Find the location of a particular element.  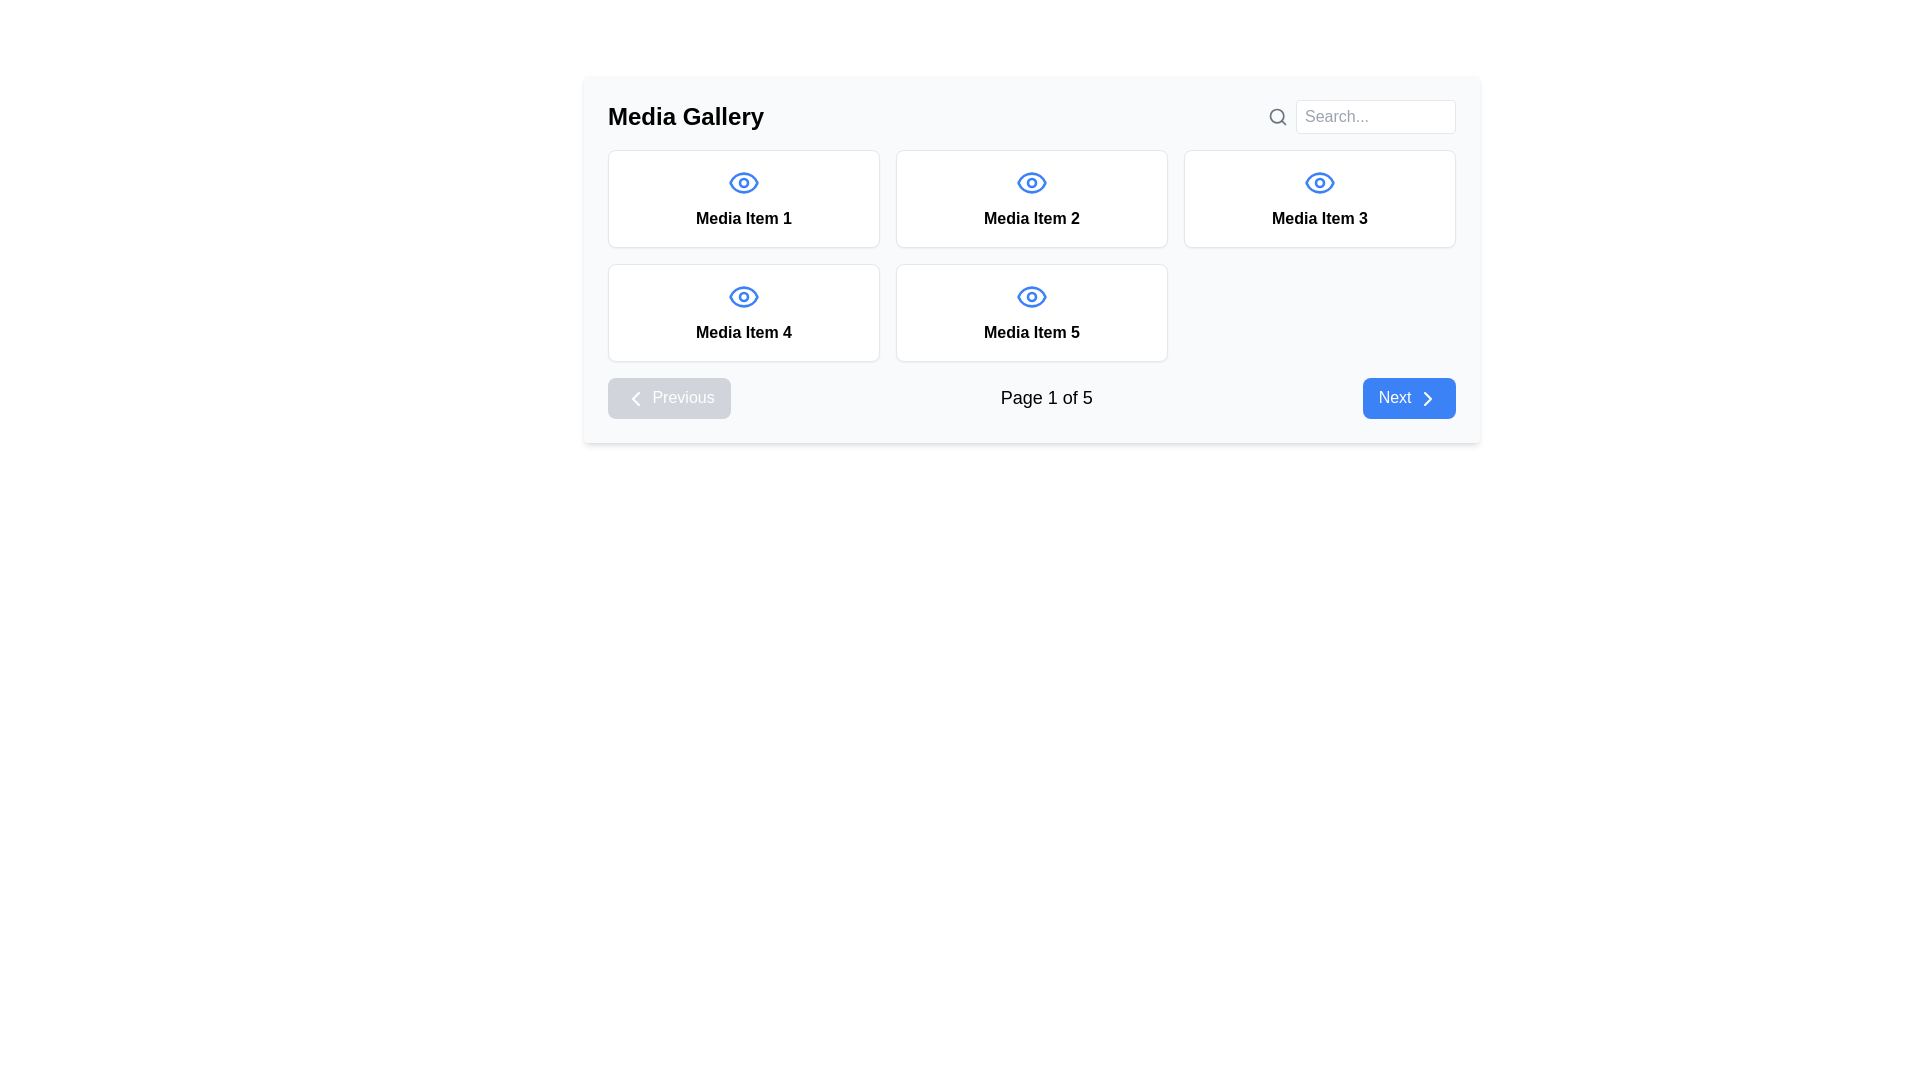

the prominent icon representing the 'view' action for 'Media Item 3', located at the top-right corner of its card component is located at coordinates (1320, 182).